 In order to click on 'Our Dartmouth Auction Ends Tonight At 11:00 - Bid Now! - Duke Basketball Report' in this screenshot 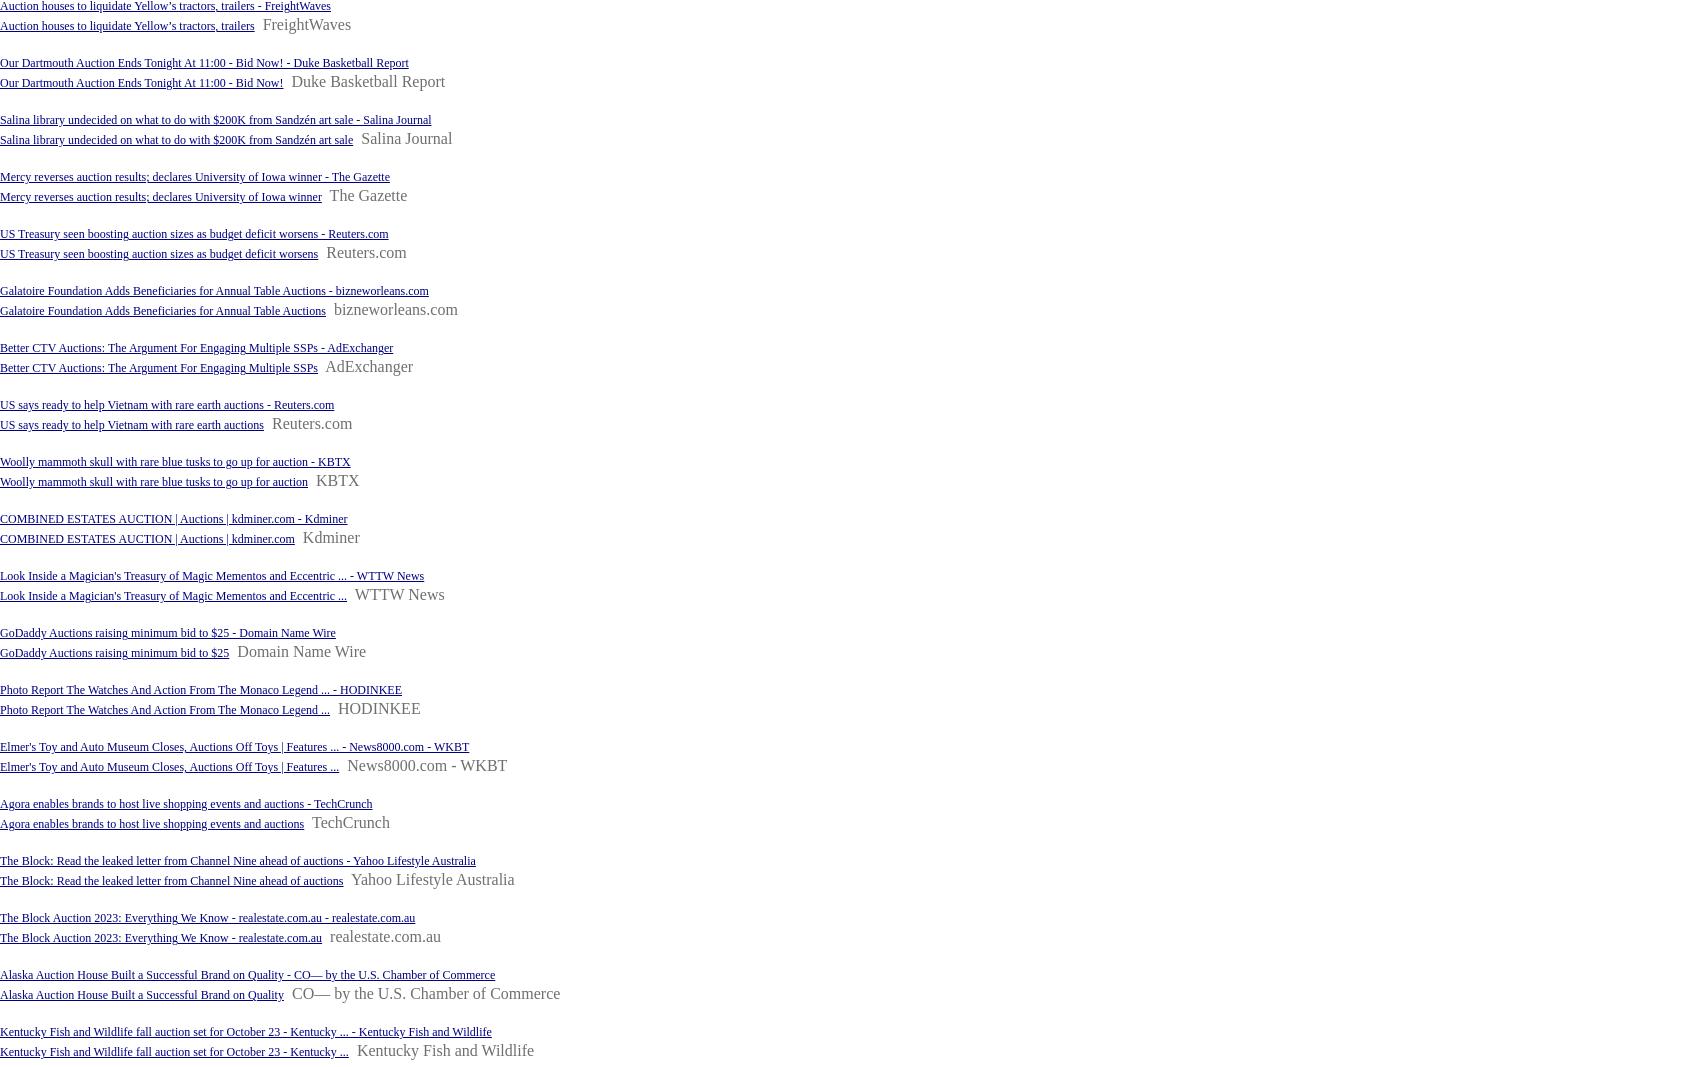, I will do `click(203, 61)`.